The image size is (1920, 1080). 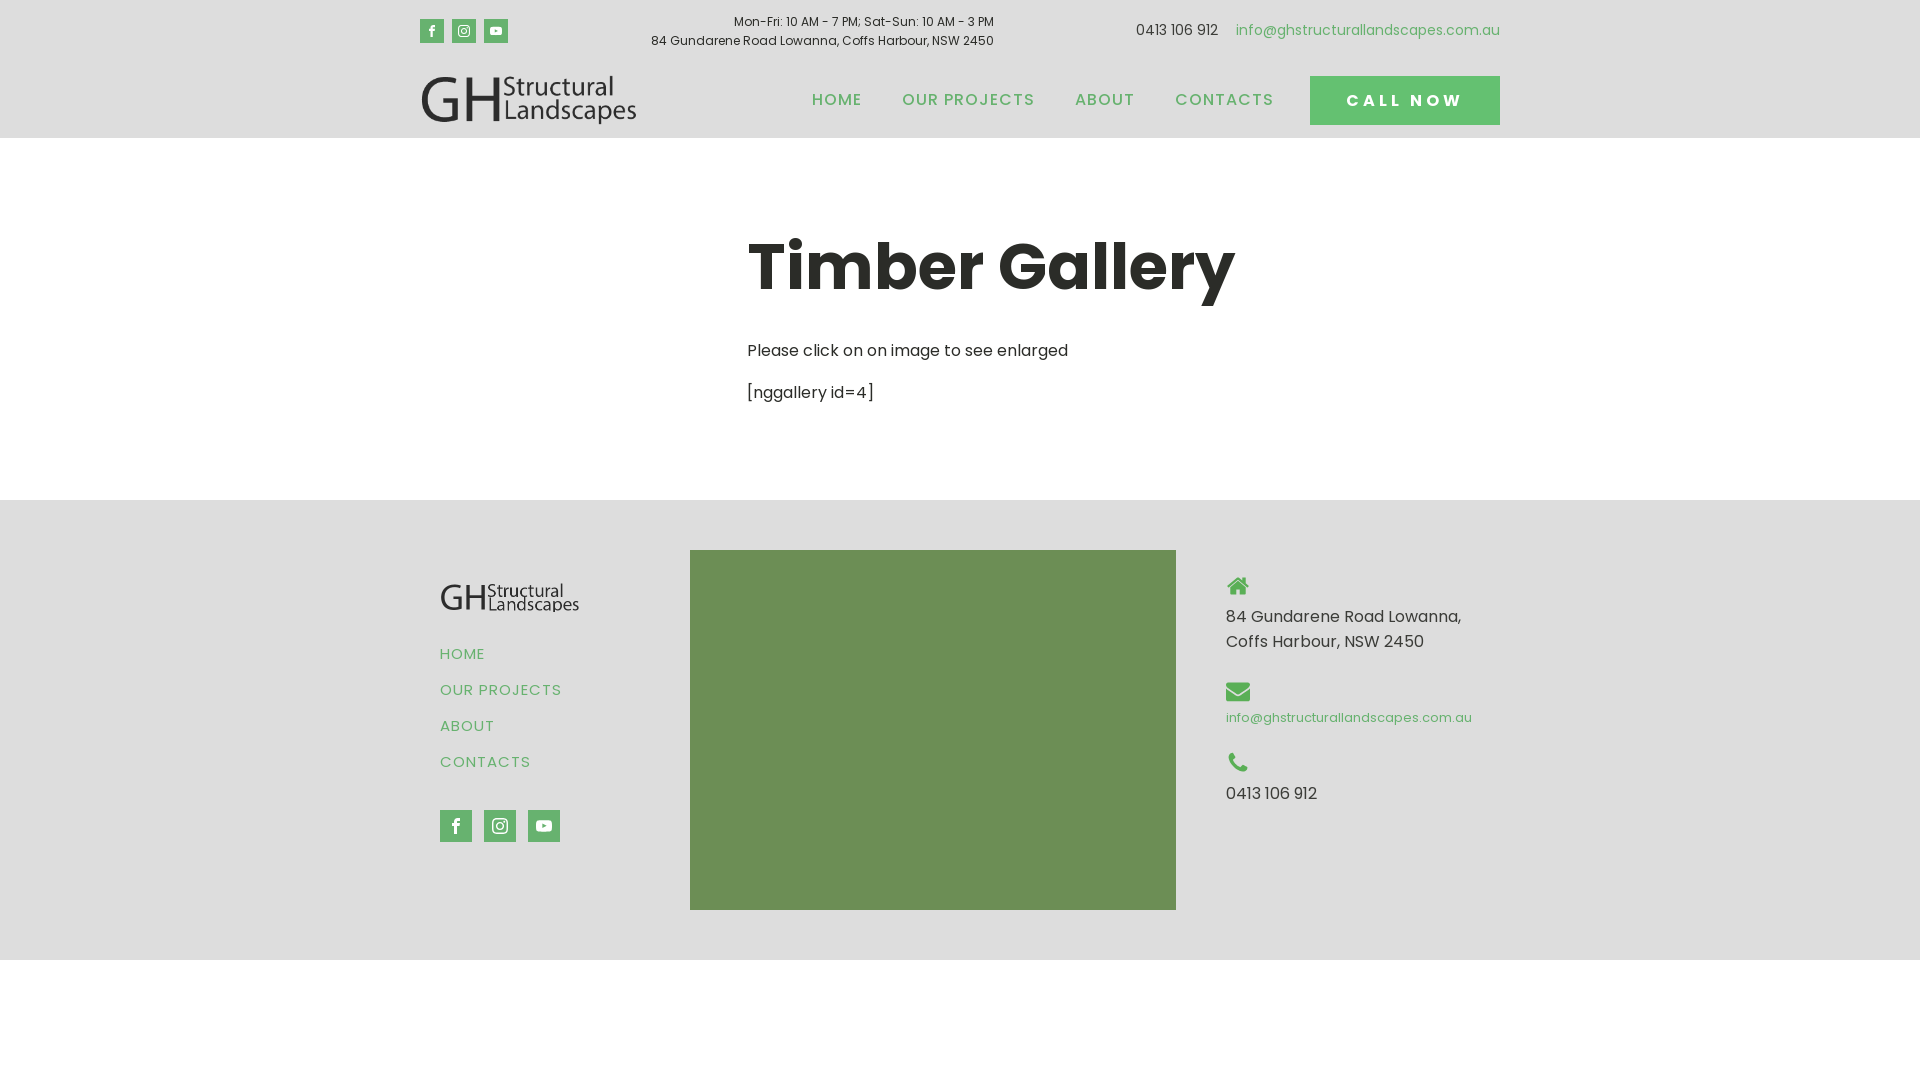 I want to click on 'ABOUT', so click(x=1103, y=100).